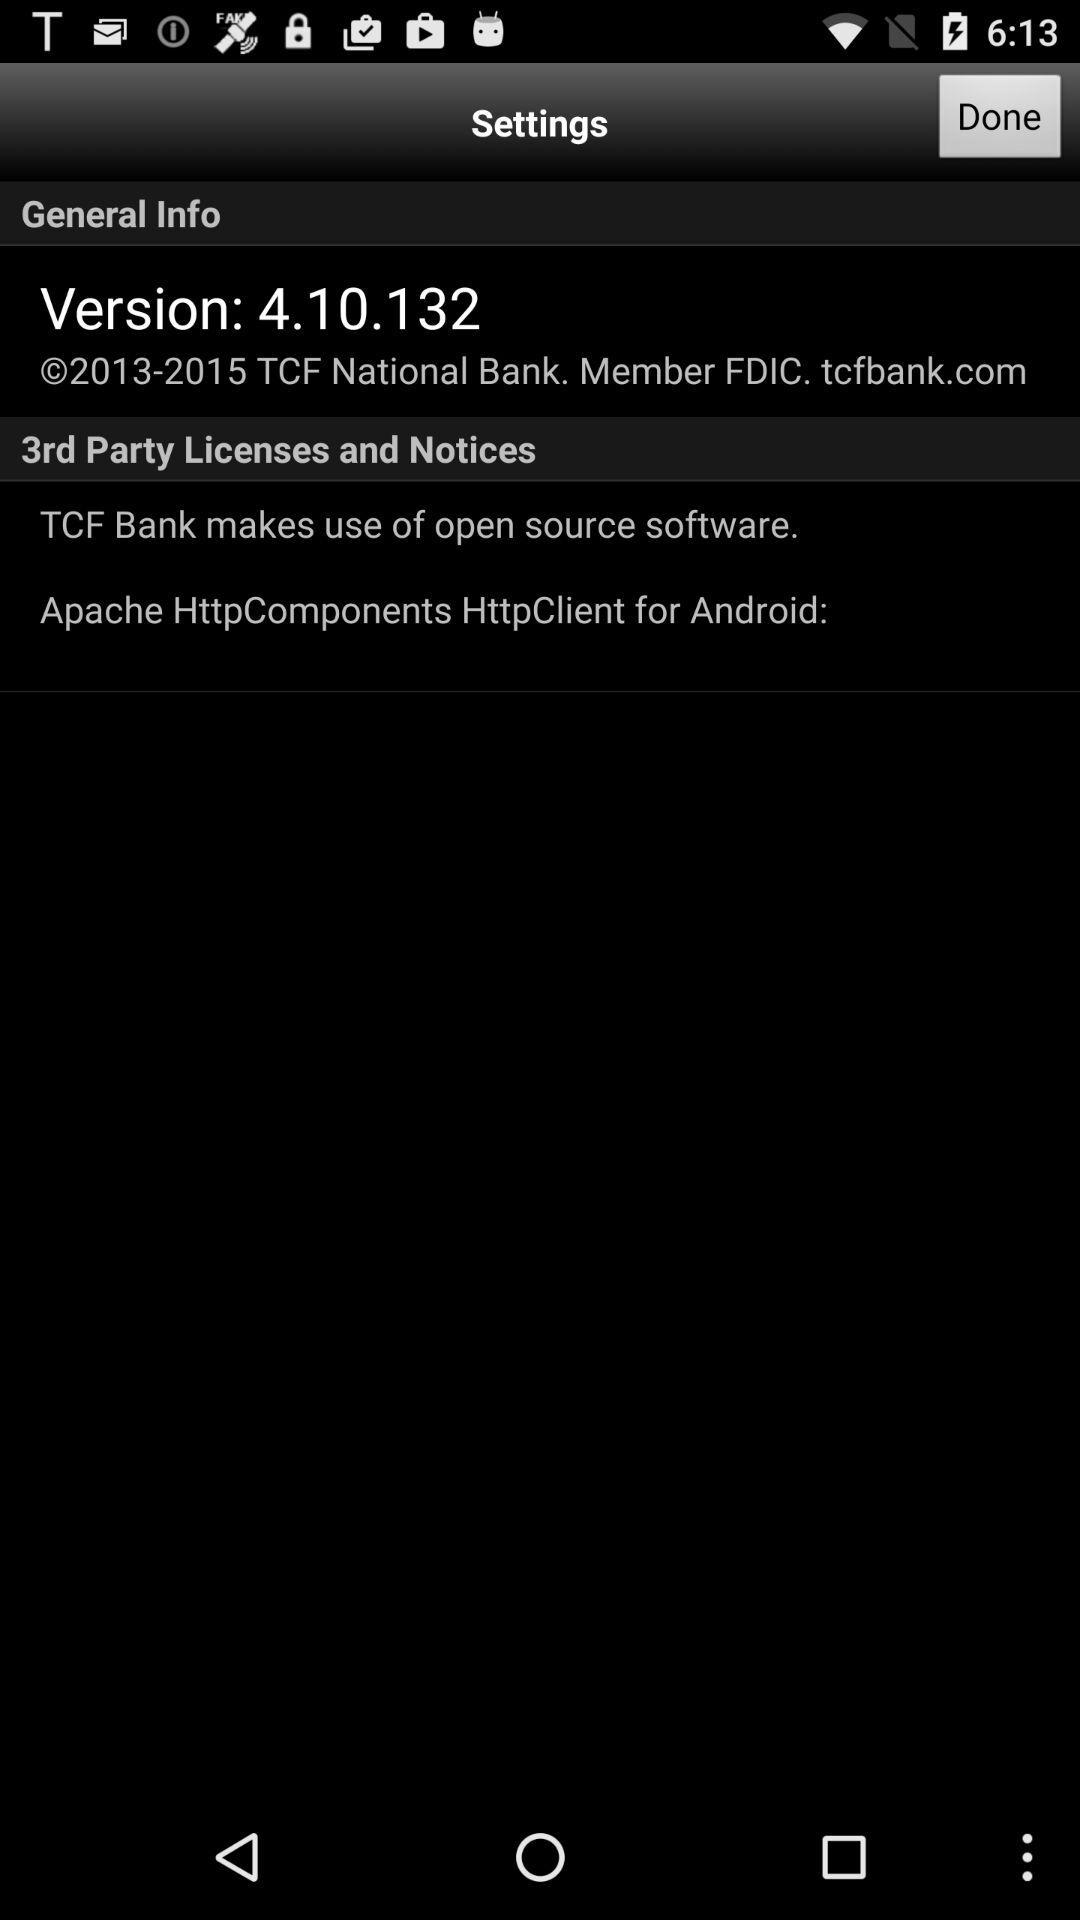  I want to click on icon above general info app, so click(1000, 121).